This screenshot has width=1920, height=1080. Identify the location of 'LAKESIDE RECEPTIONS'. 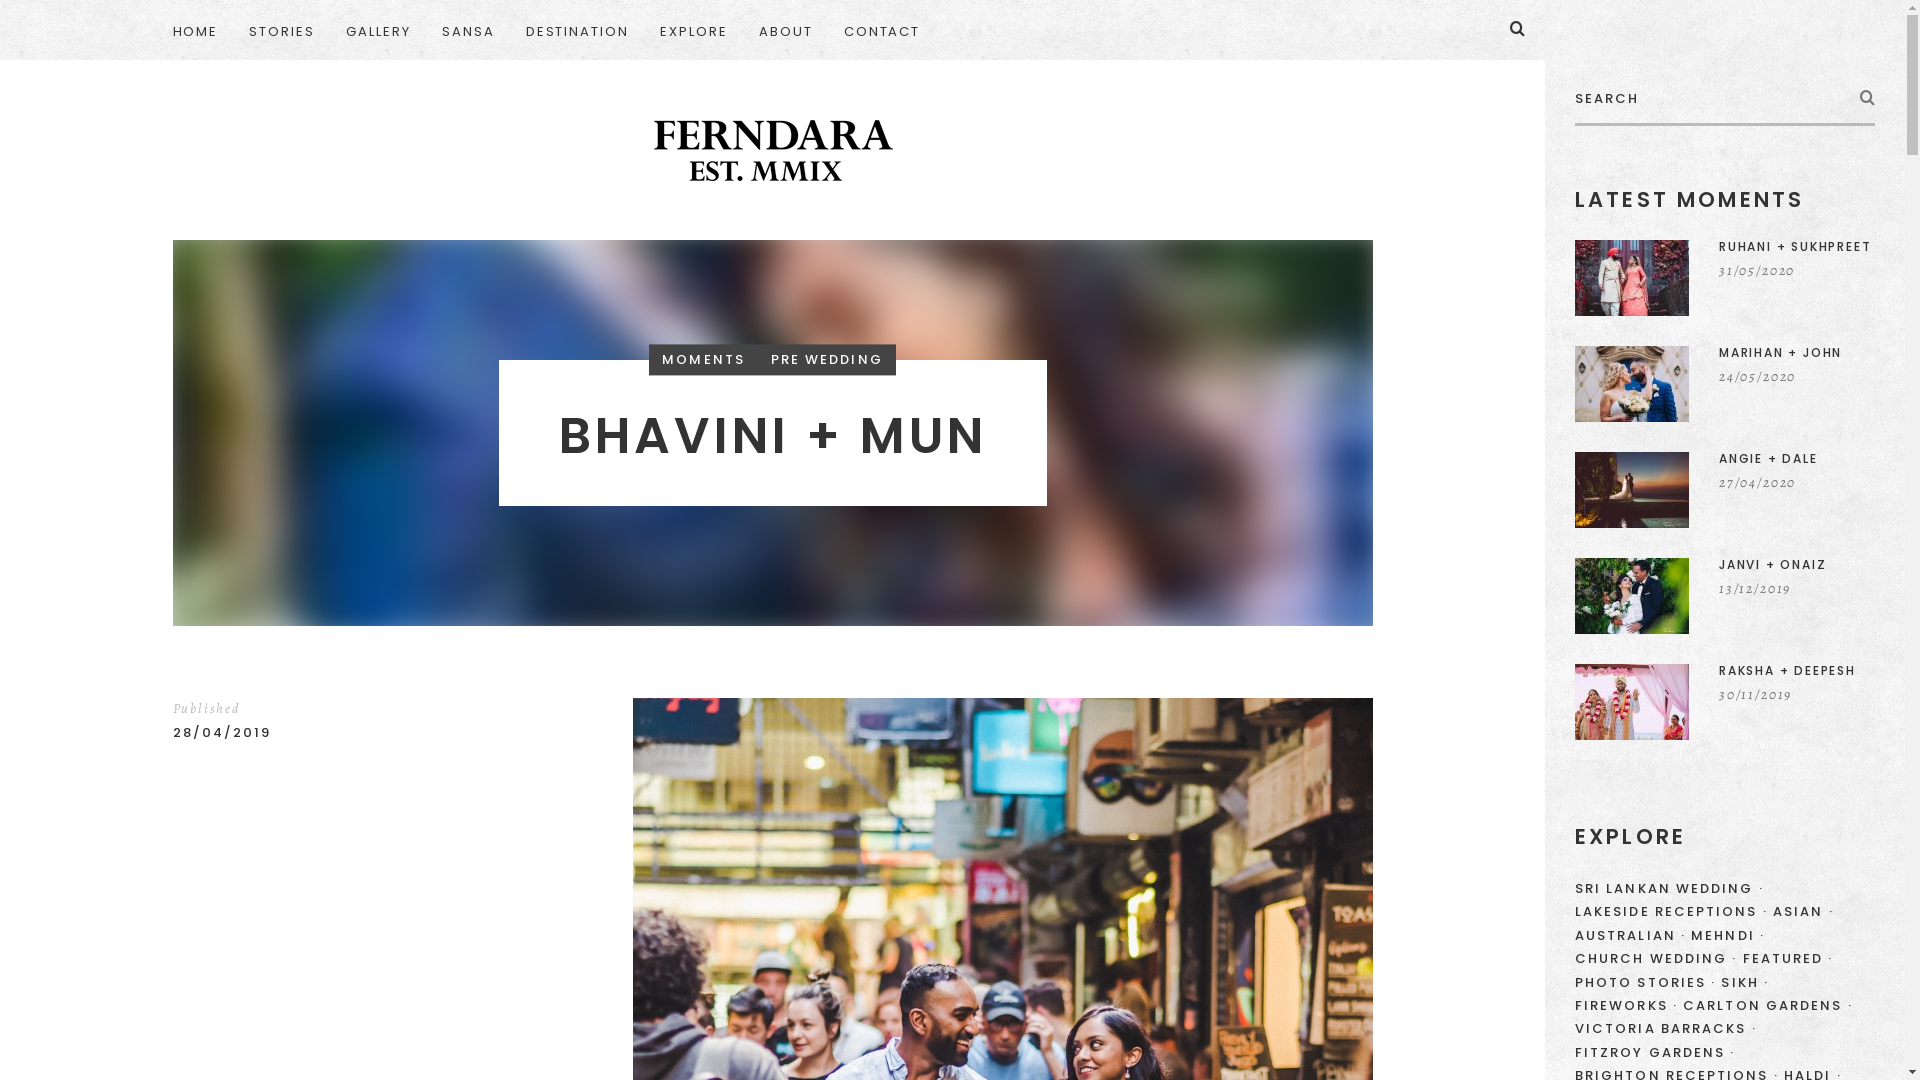
(1671, 911).